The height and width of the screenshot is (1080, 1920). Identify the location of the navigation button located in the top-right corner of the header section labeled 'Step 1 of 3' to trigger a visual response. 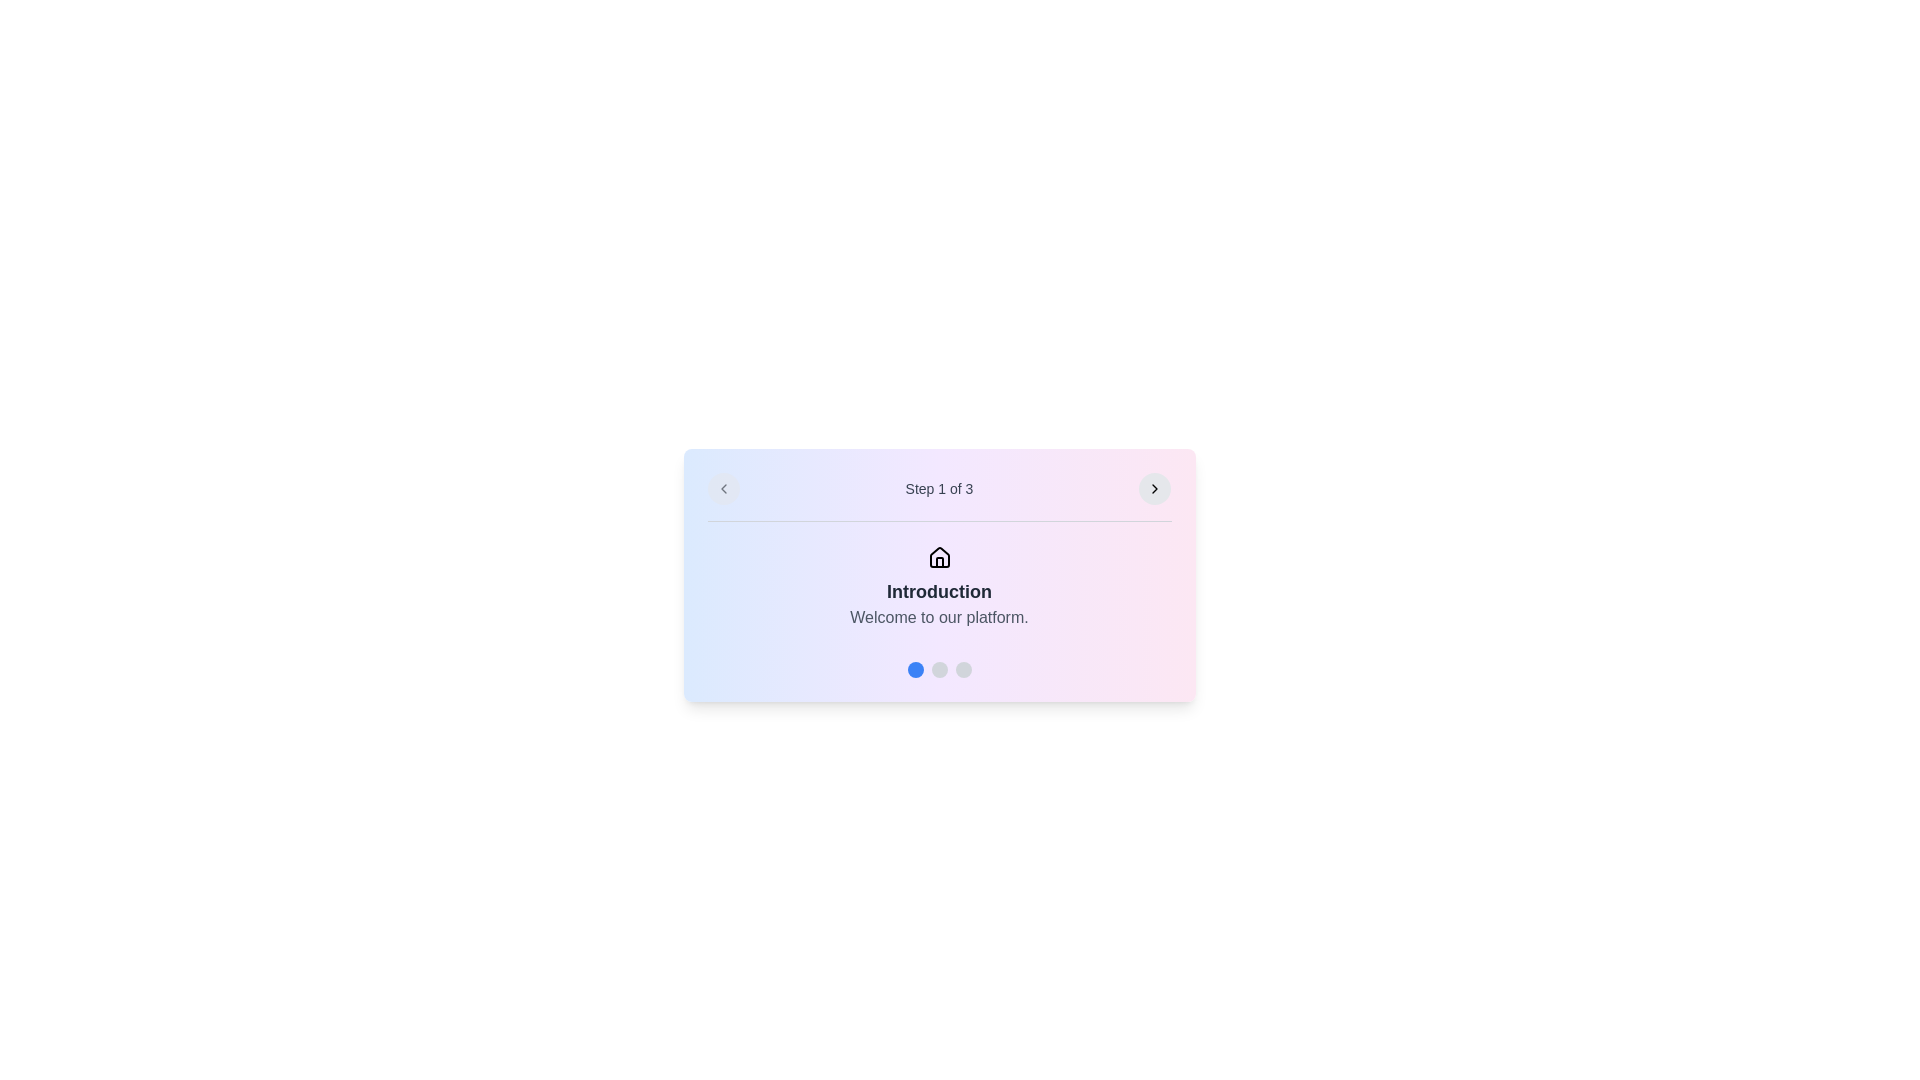
(1155, 489).